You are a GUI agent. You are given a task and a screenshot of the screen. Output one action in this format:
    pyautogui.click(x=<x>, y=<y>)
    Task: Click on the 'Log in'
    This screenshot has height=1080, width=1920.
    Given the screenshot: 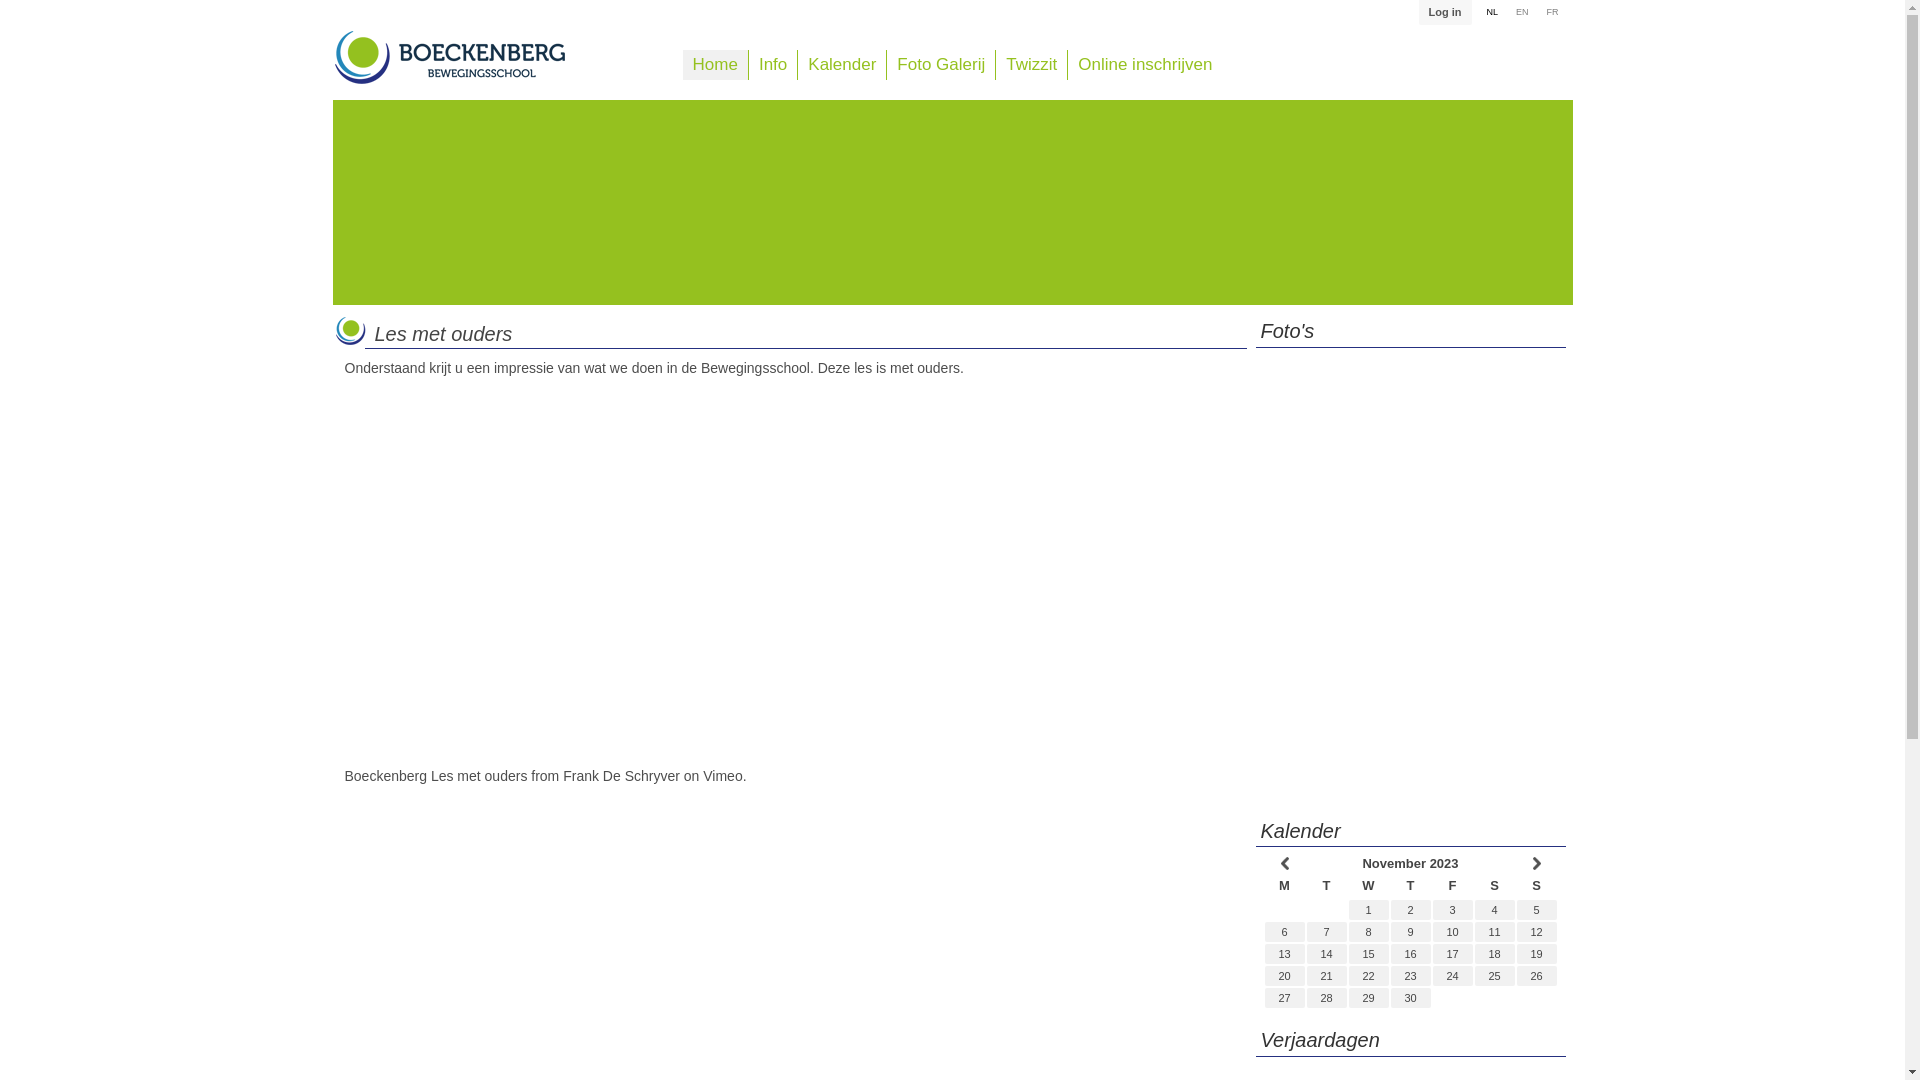 What is the action you would take?
    pyautogui.click(x=1418, y=12)
    